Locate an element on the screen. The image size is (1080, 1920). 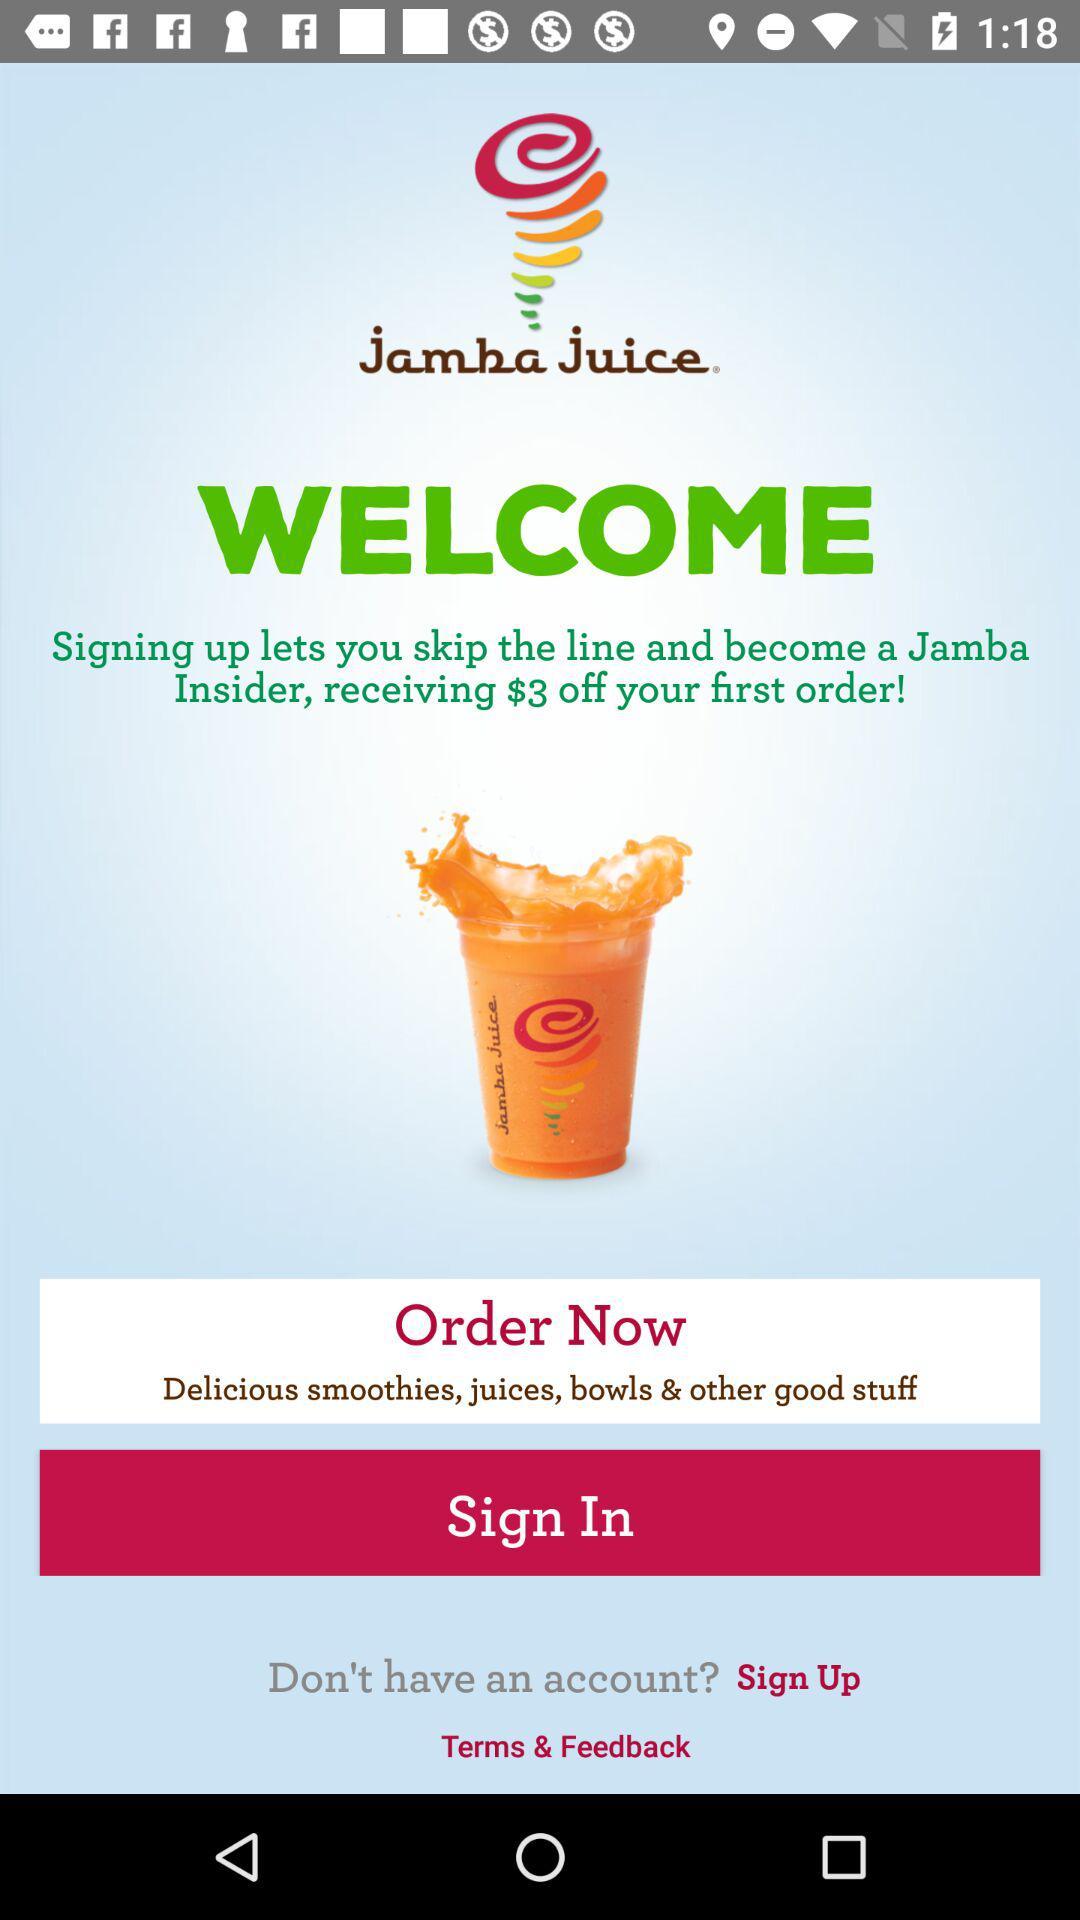
the sign in icon is located at coordinates (540, 1512).